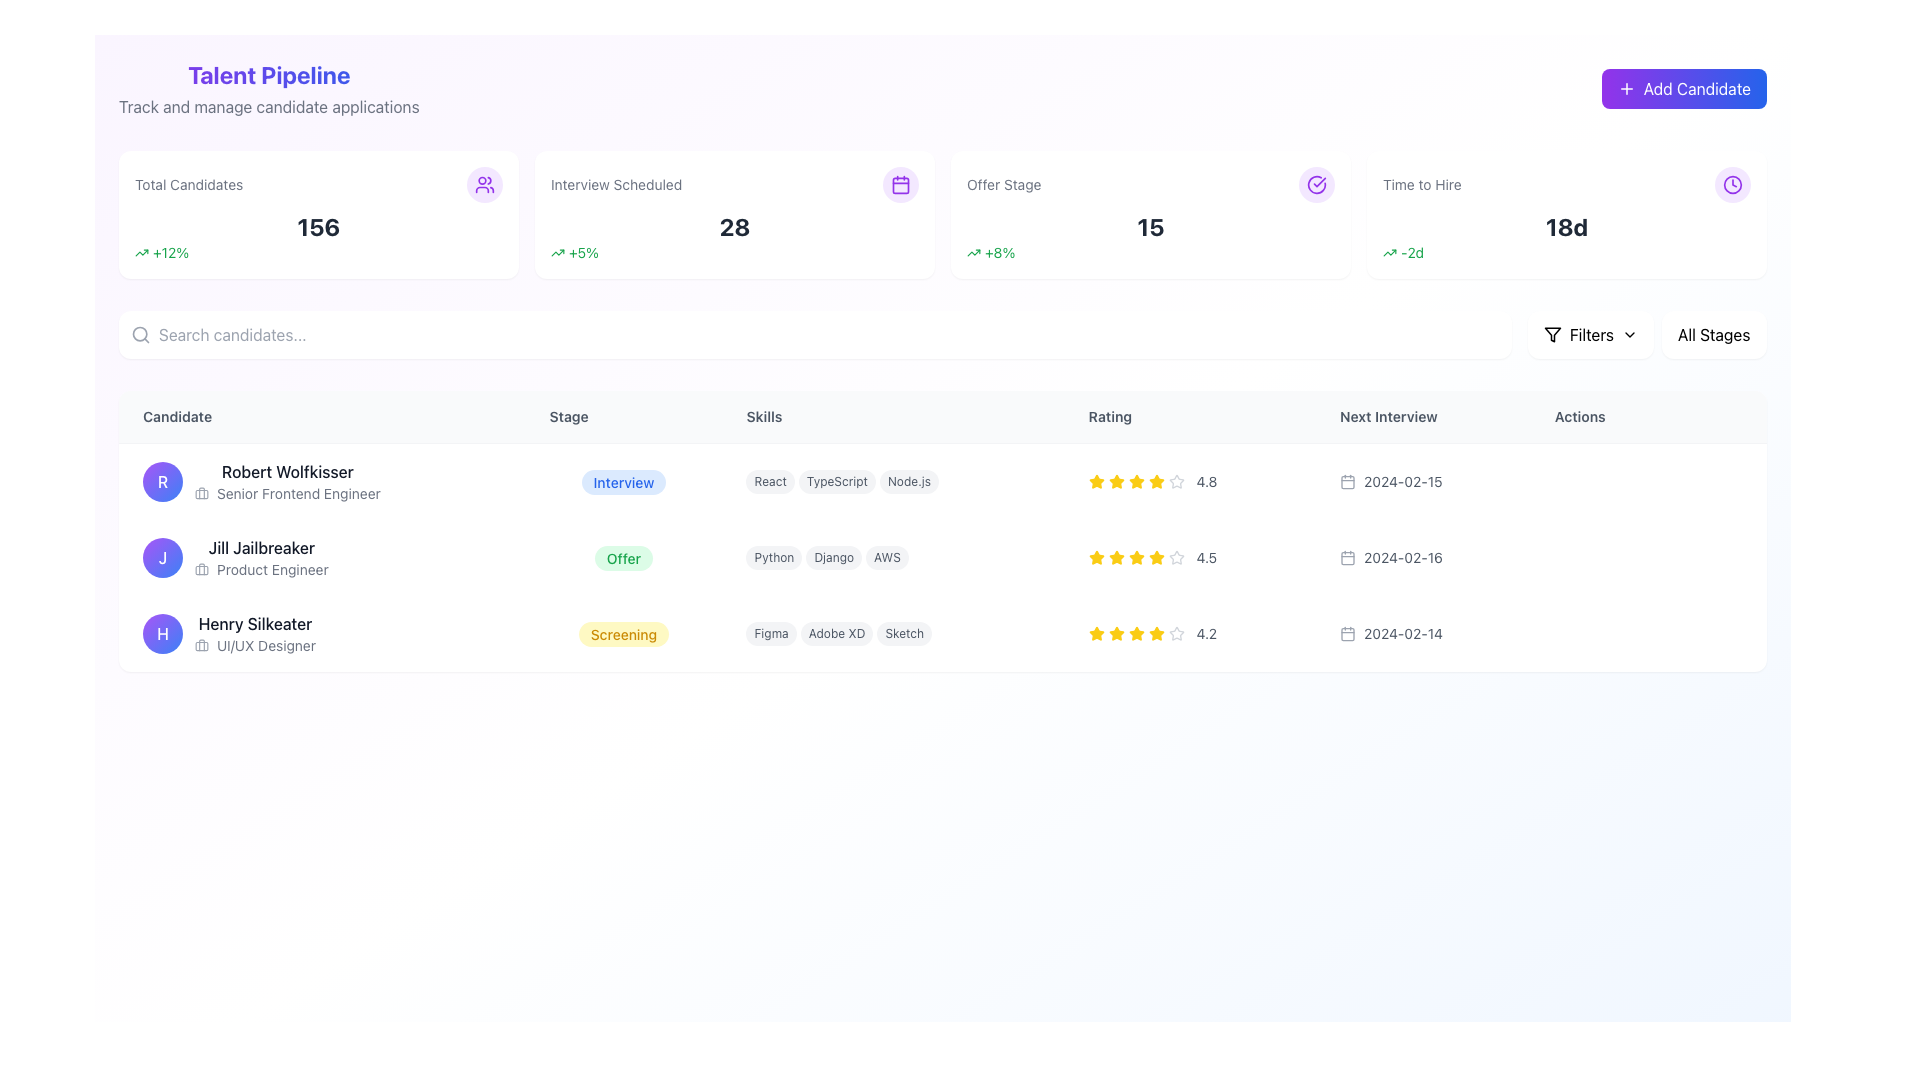  Describe the element at coordinates (1205, 482) in the screenshot. I see `the text label displaying the rating '4.8' in the 'Rating' column of the first row of the data table, which is positioned to the right of the five-star rating system` at that location.